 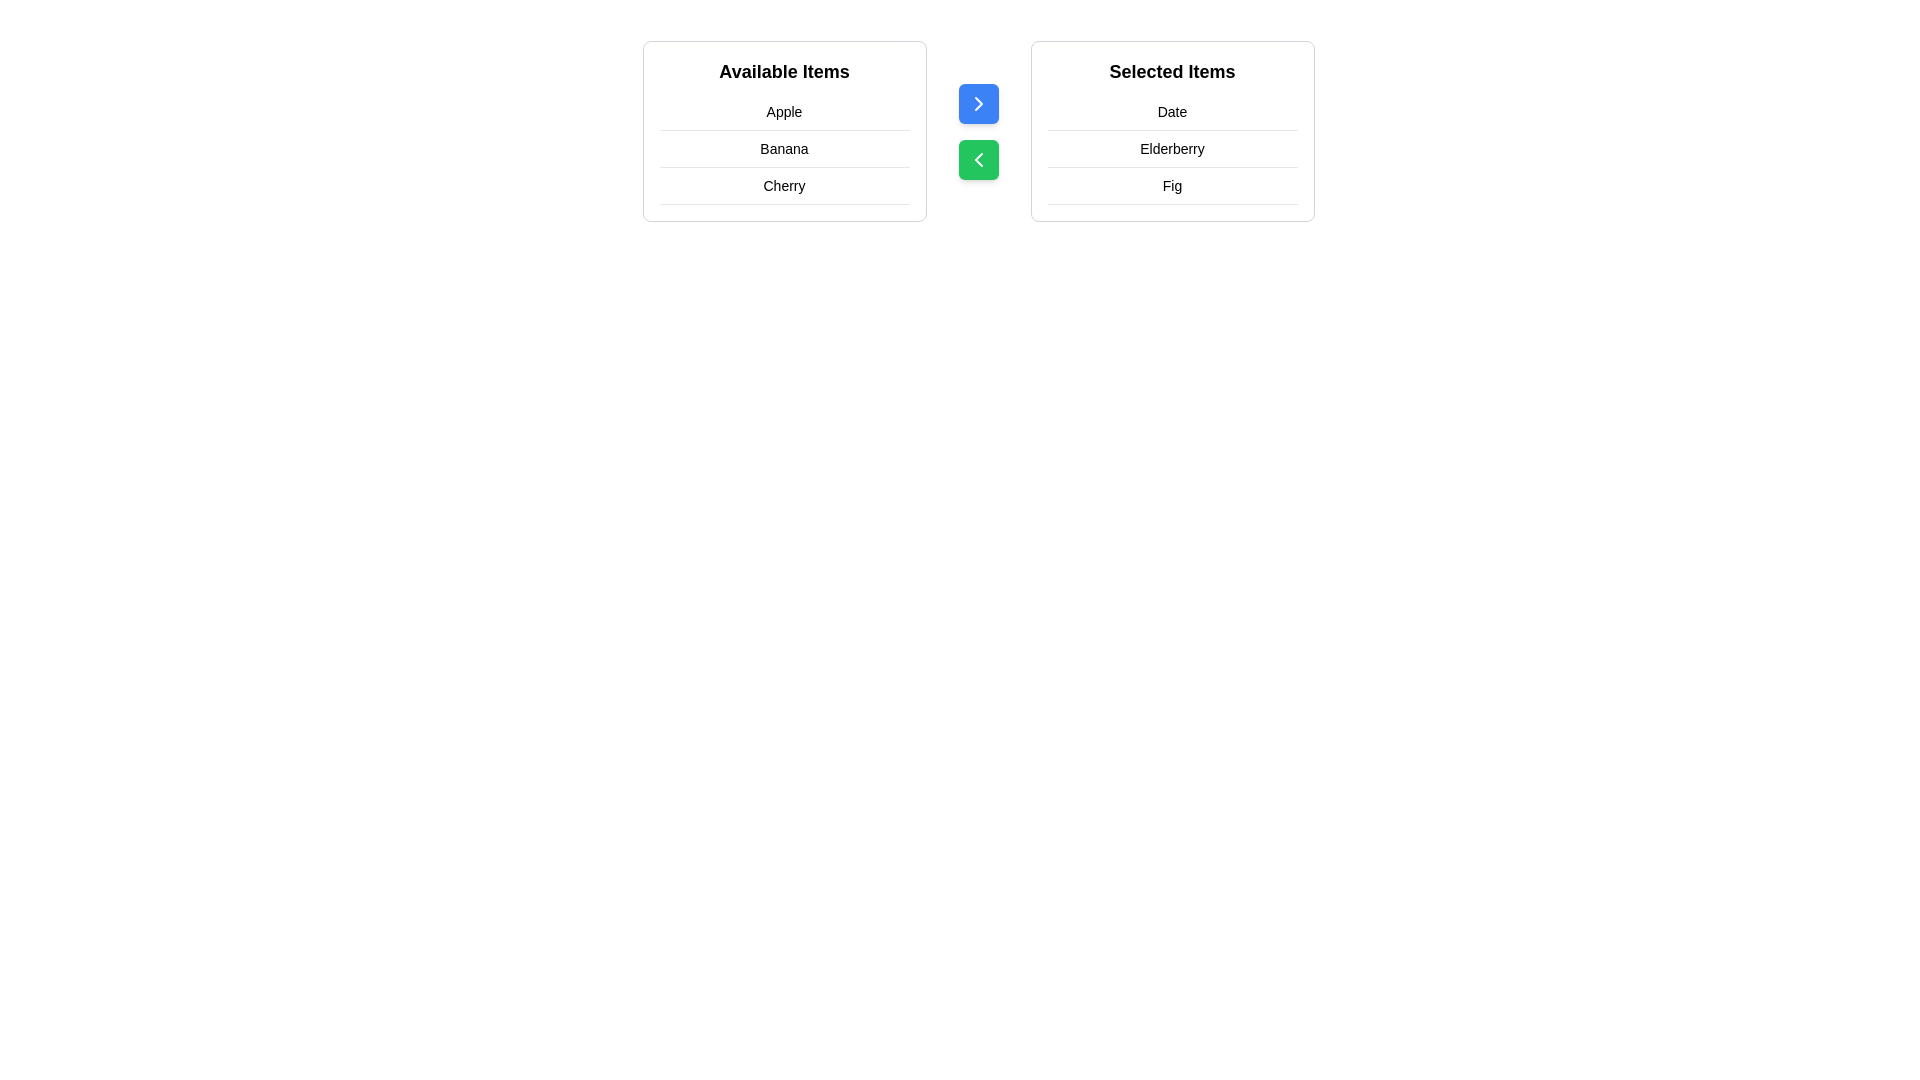 I want to click on the text label displaying the word 'Date', which is the first item in a vertical list of items under the panel titled 'Selected Items', so click(x=1172, y=112).